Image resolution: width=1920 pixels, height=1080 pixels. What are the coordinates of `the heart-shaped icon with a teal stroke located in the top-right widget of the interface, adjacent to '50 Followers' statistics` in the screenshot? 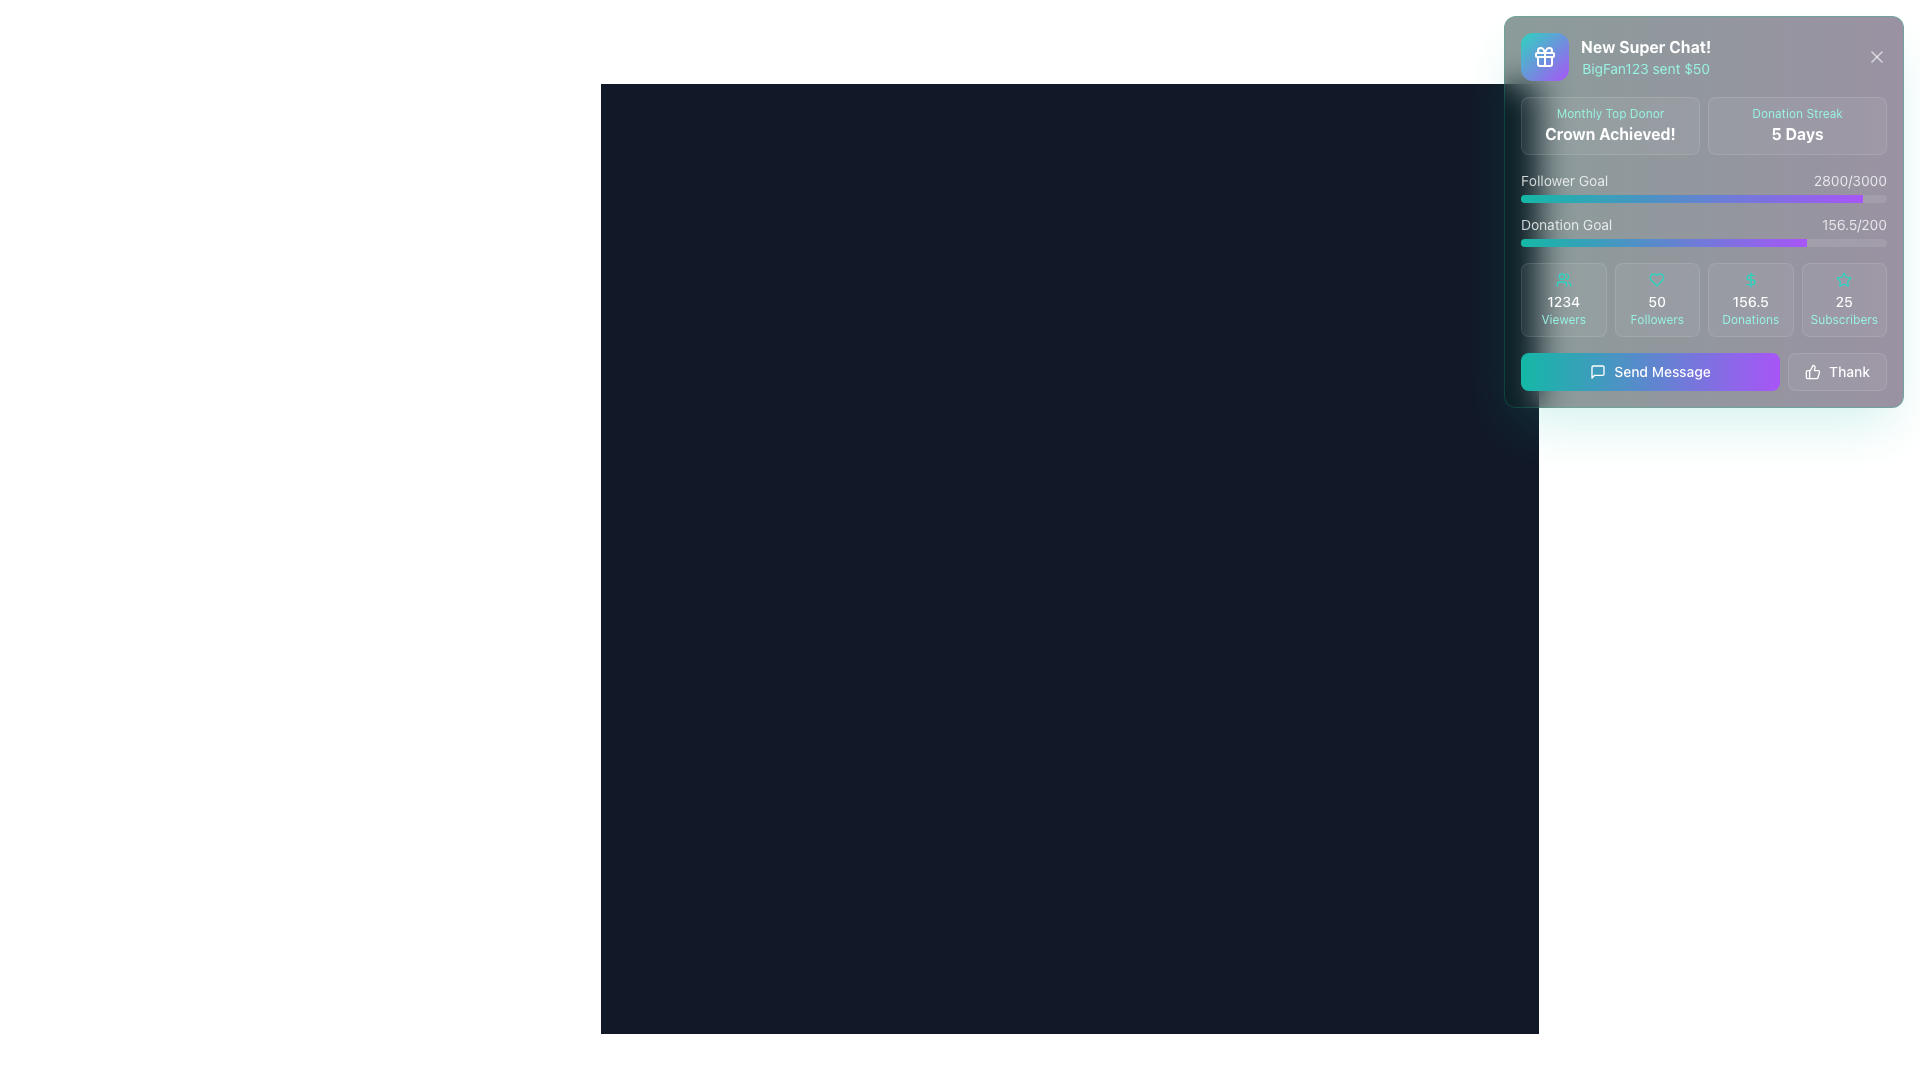 It's located at (1657, 280).